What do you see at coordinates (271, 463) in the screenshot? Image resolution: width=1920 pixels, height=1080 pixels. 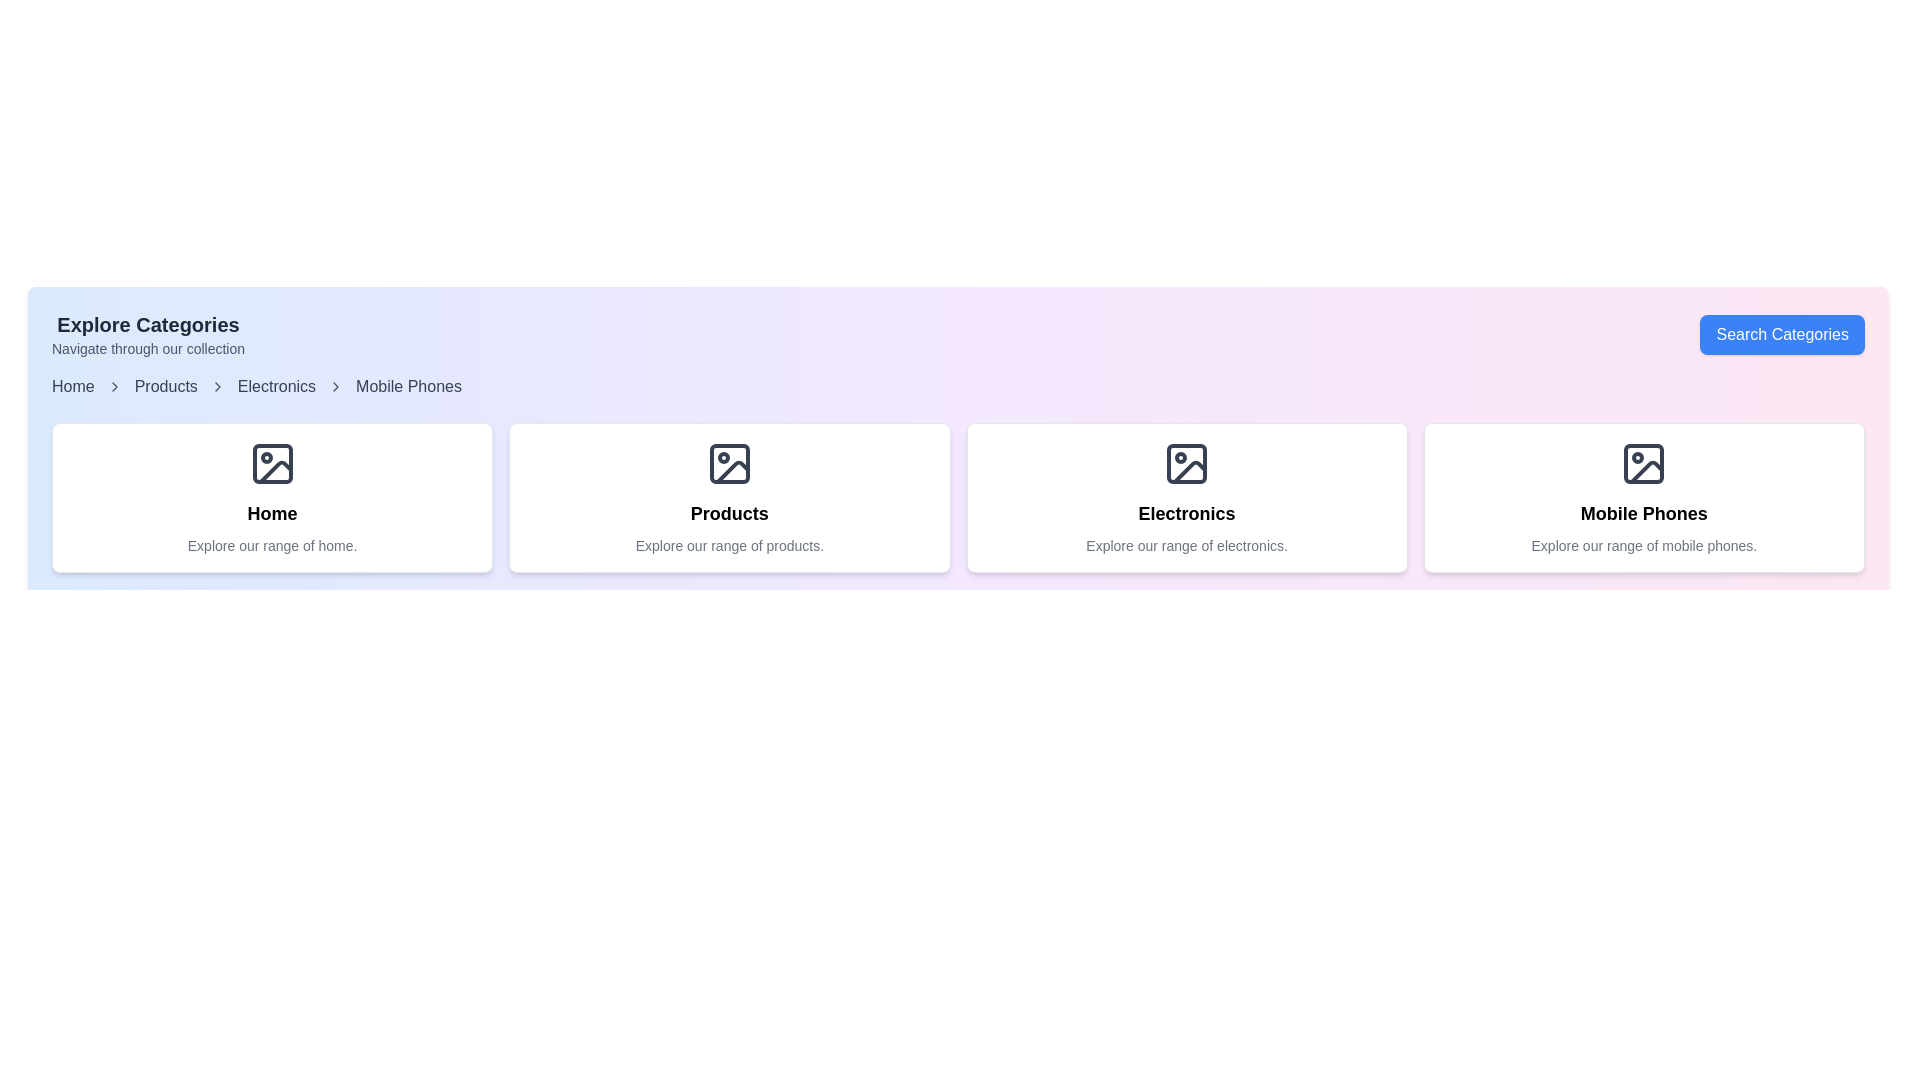 I see `the small rounded rectangle graphical decoration that is part of the image icon in the first card ('Home') of the horizontally arranged set of cards` at bounding box center [271, 463].